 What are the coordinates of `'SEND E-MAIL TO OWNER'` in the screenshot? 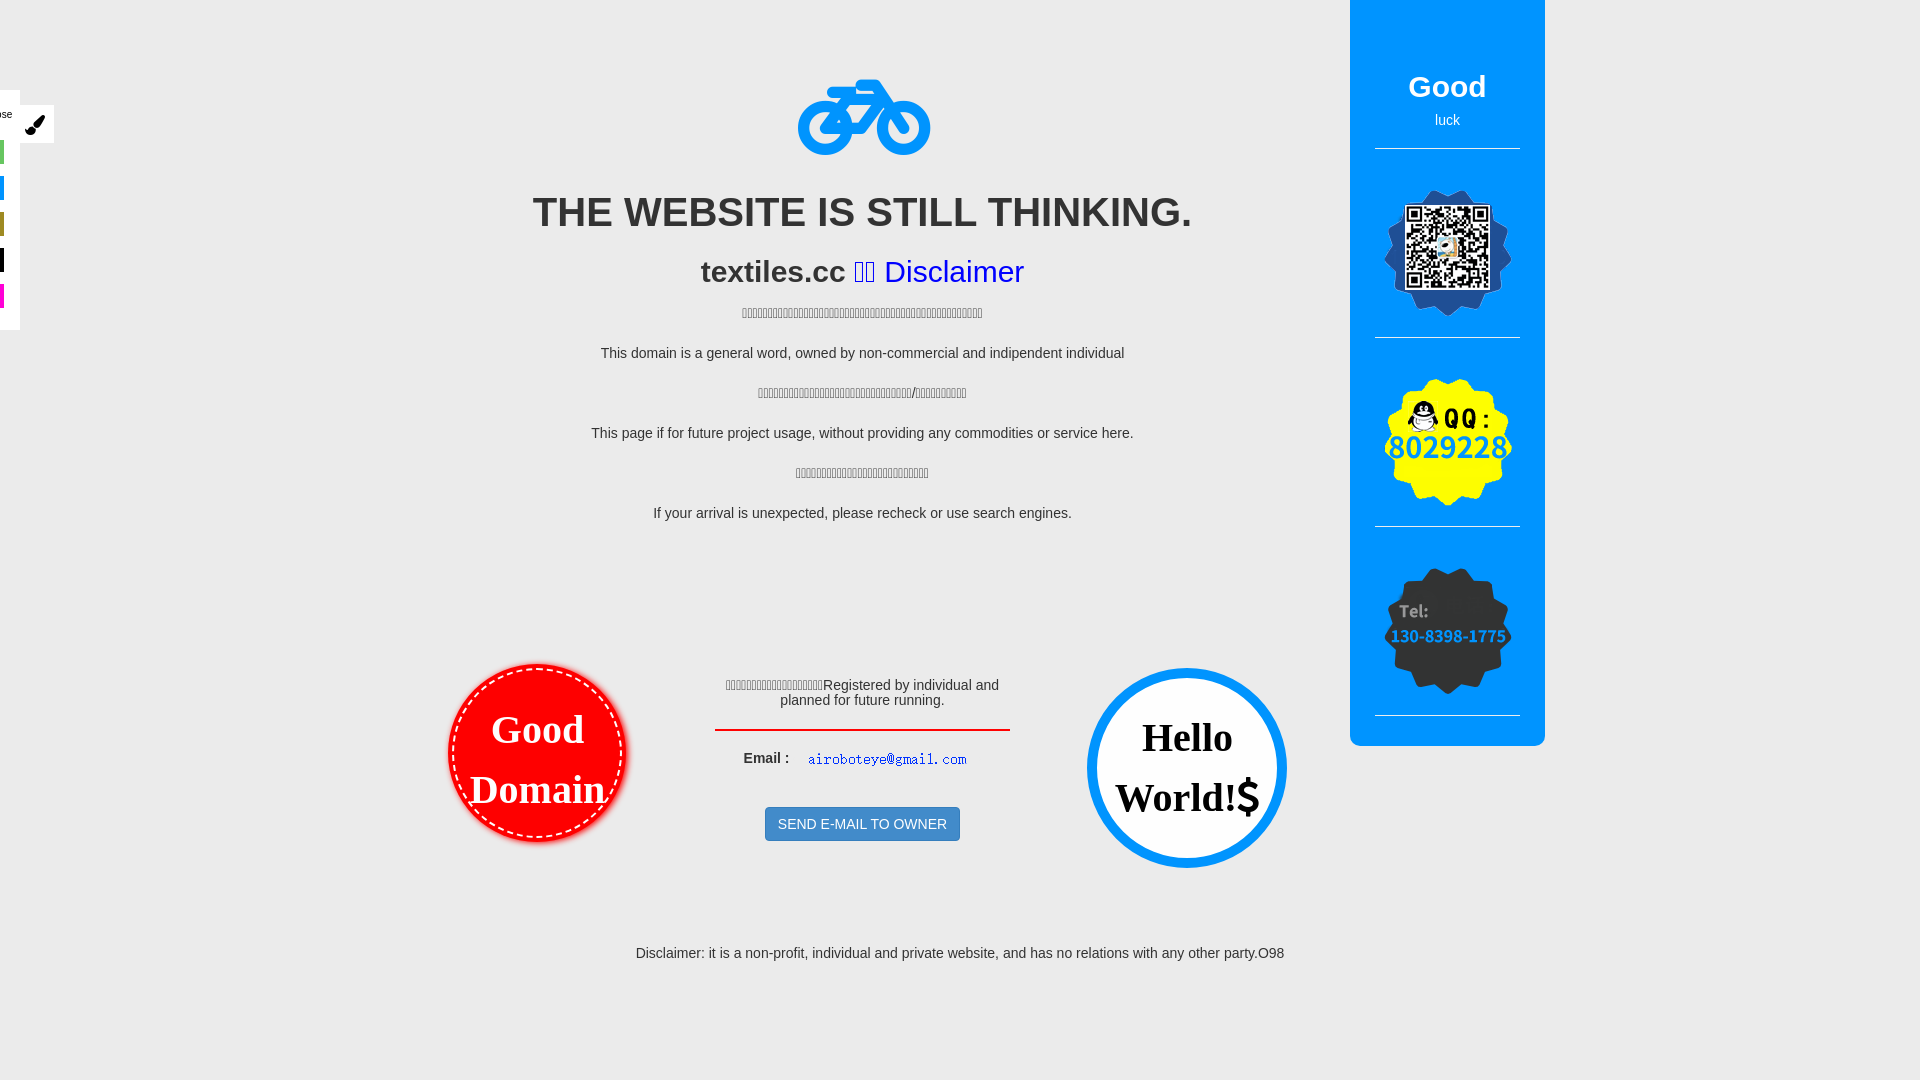 It's located at (862, 824).